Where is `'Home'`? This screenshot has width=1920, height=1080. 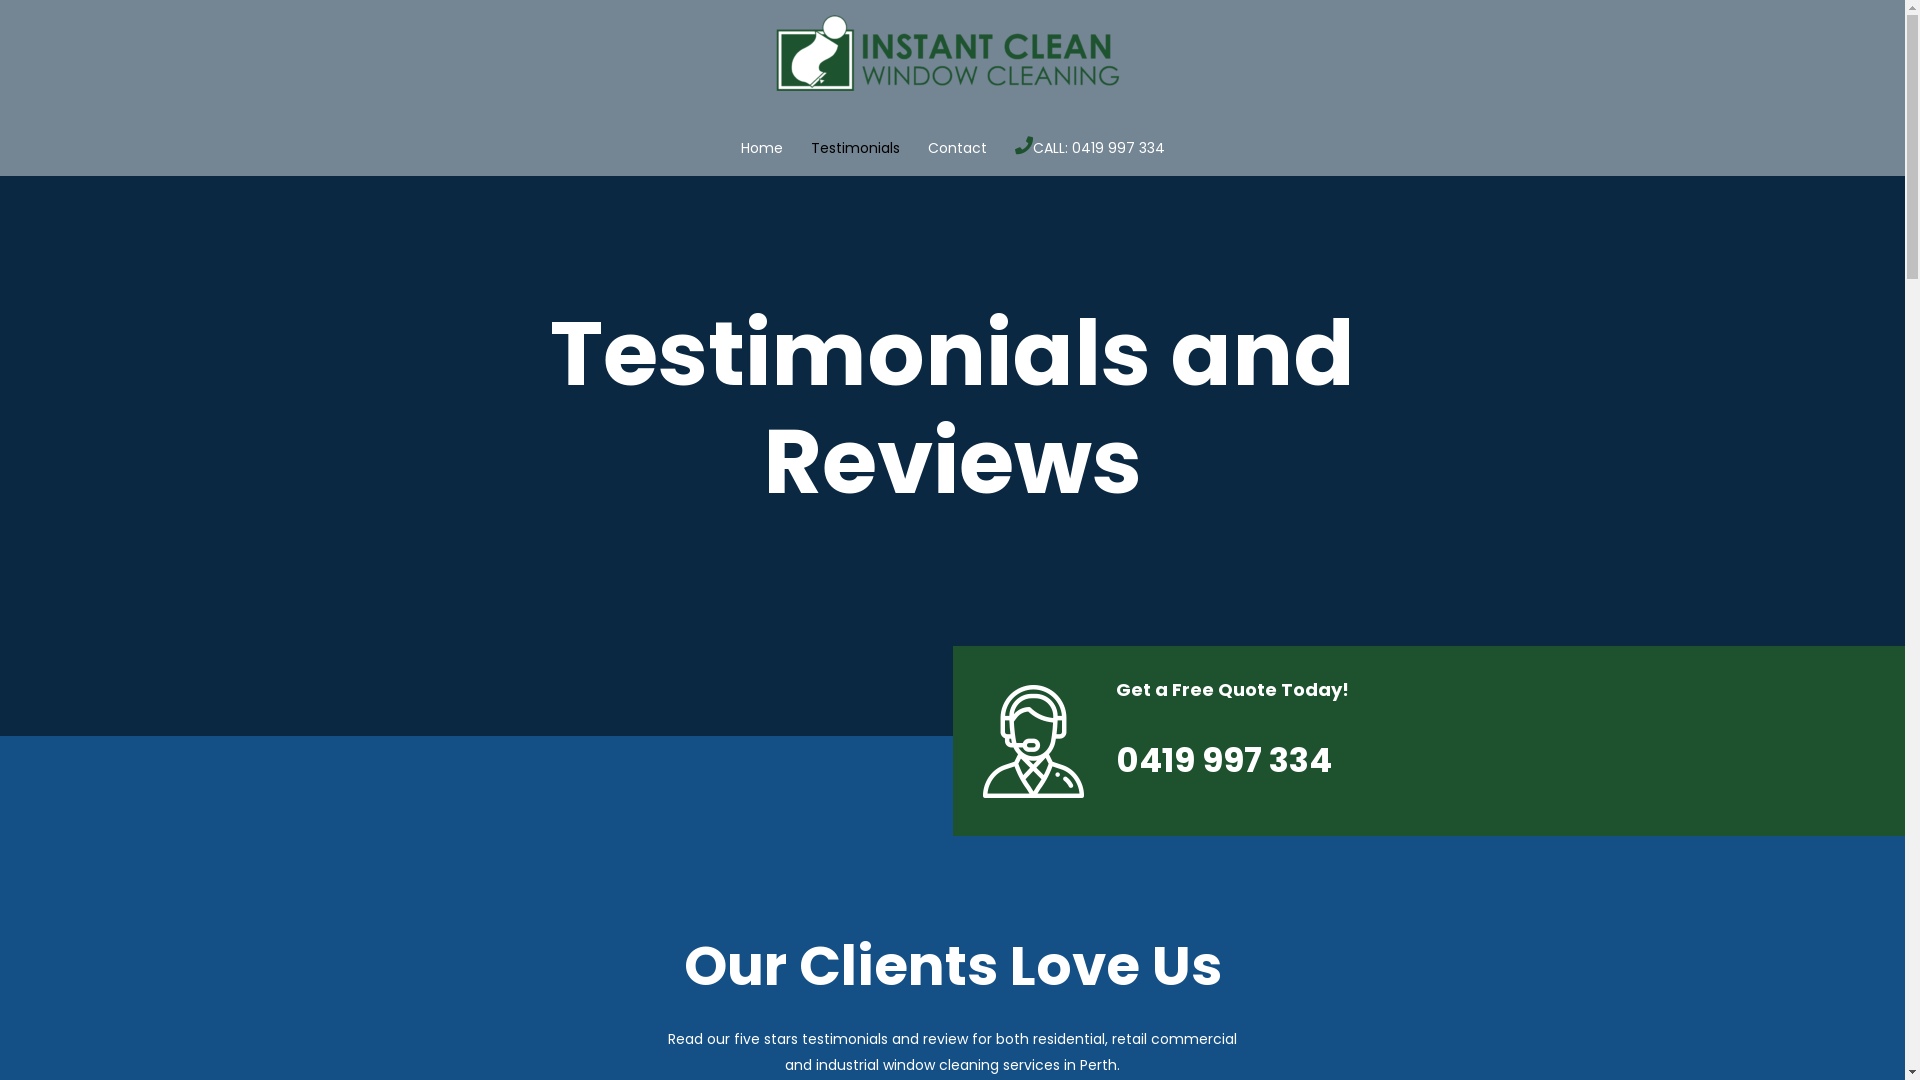
'Home' is located at coordinates (760, 146).